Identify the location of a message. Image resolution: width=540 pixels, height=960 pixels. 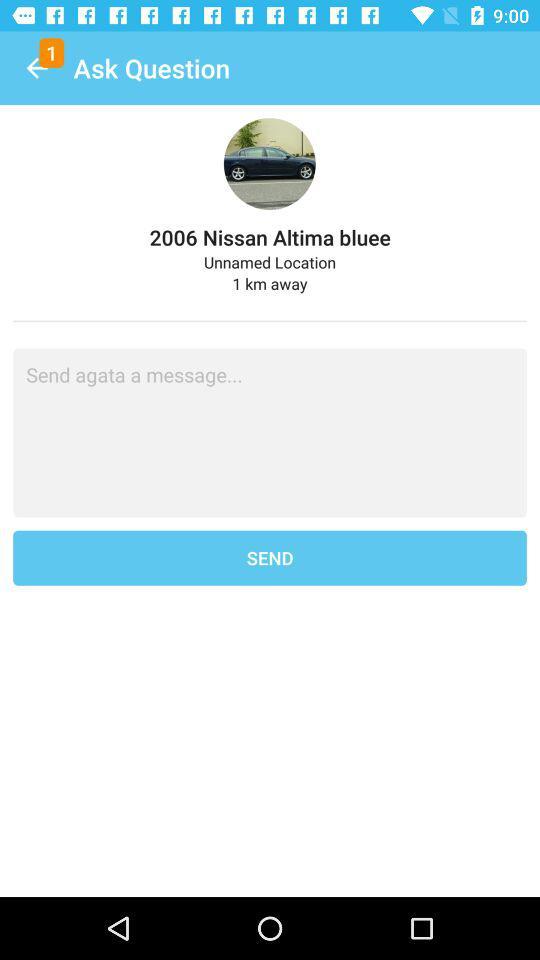
(270, 432).